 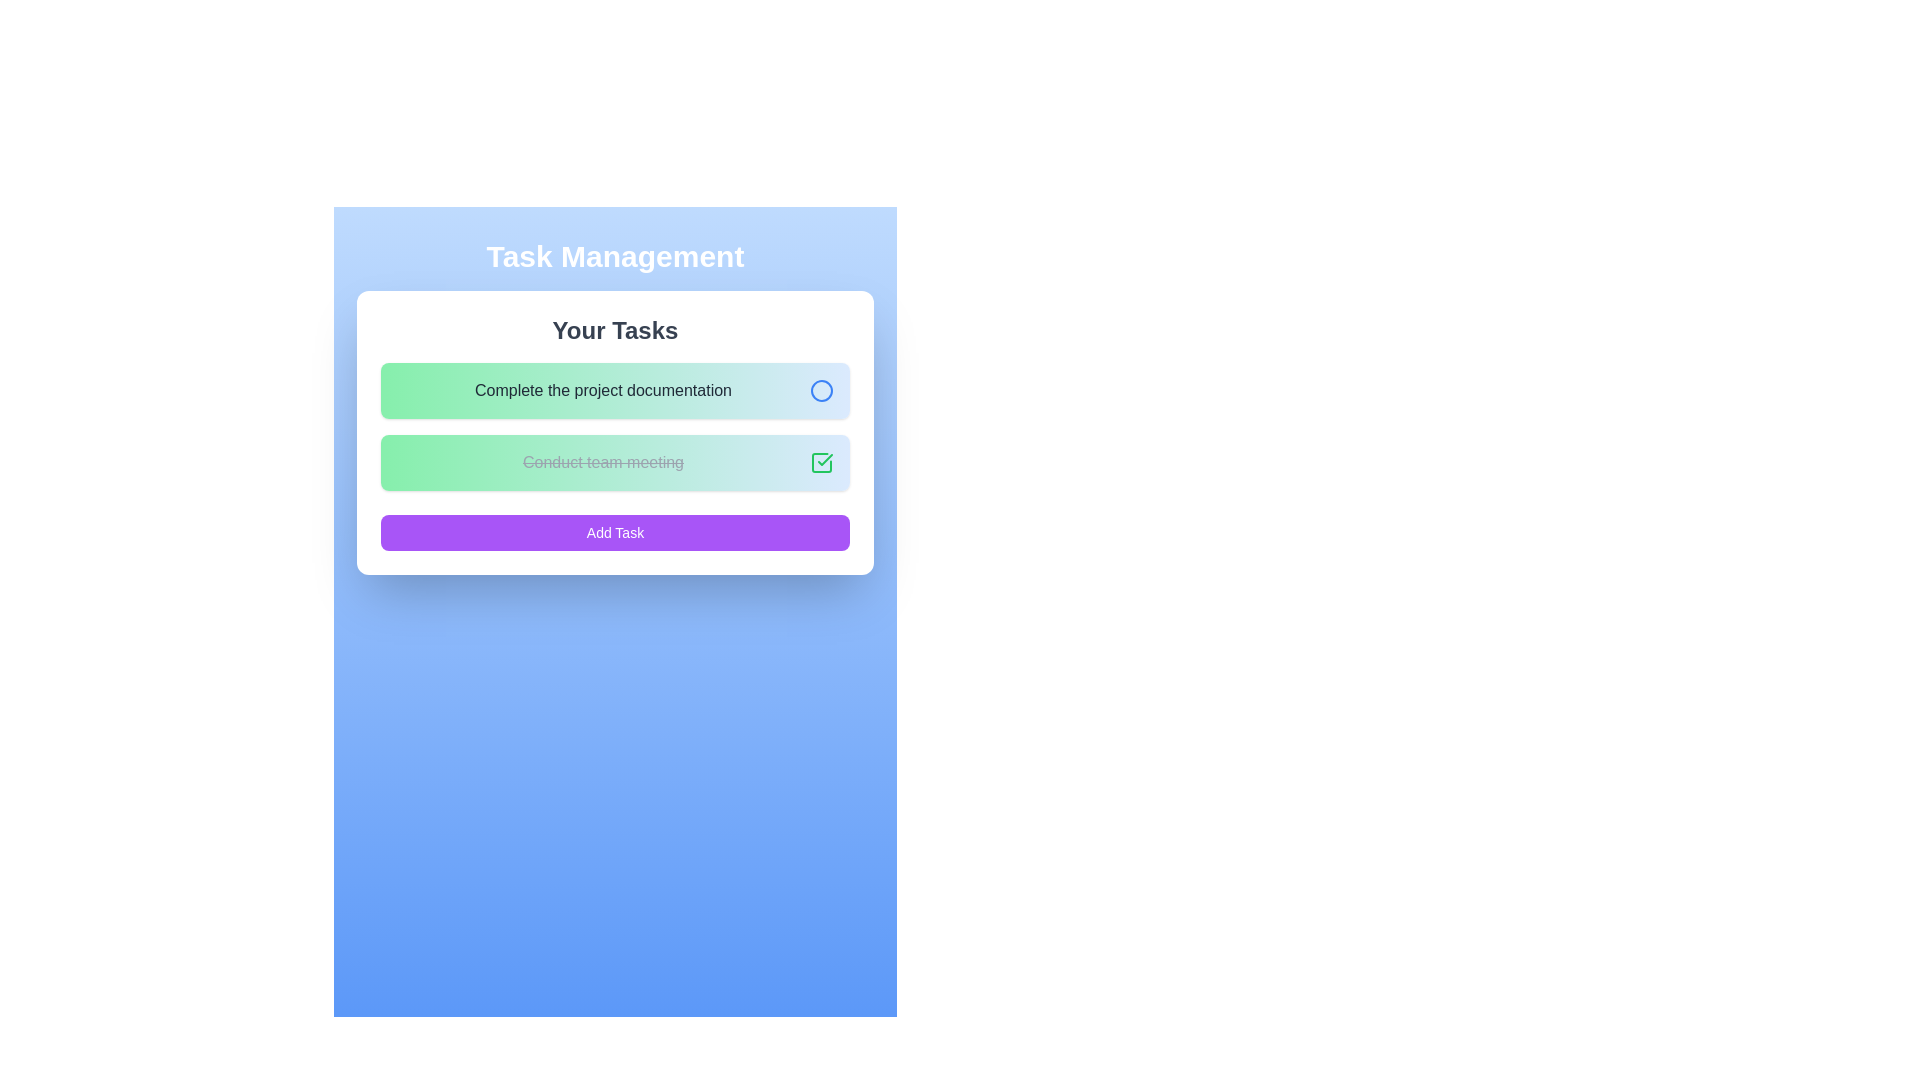 I want to click on the checkbox located towards the right side of the task item titled 'Conduct team meeting', so click(x=821, y=462).